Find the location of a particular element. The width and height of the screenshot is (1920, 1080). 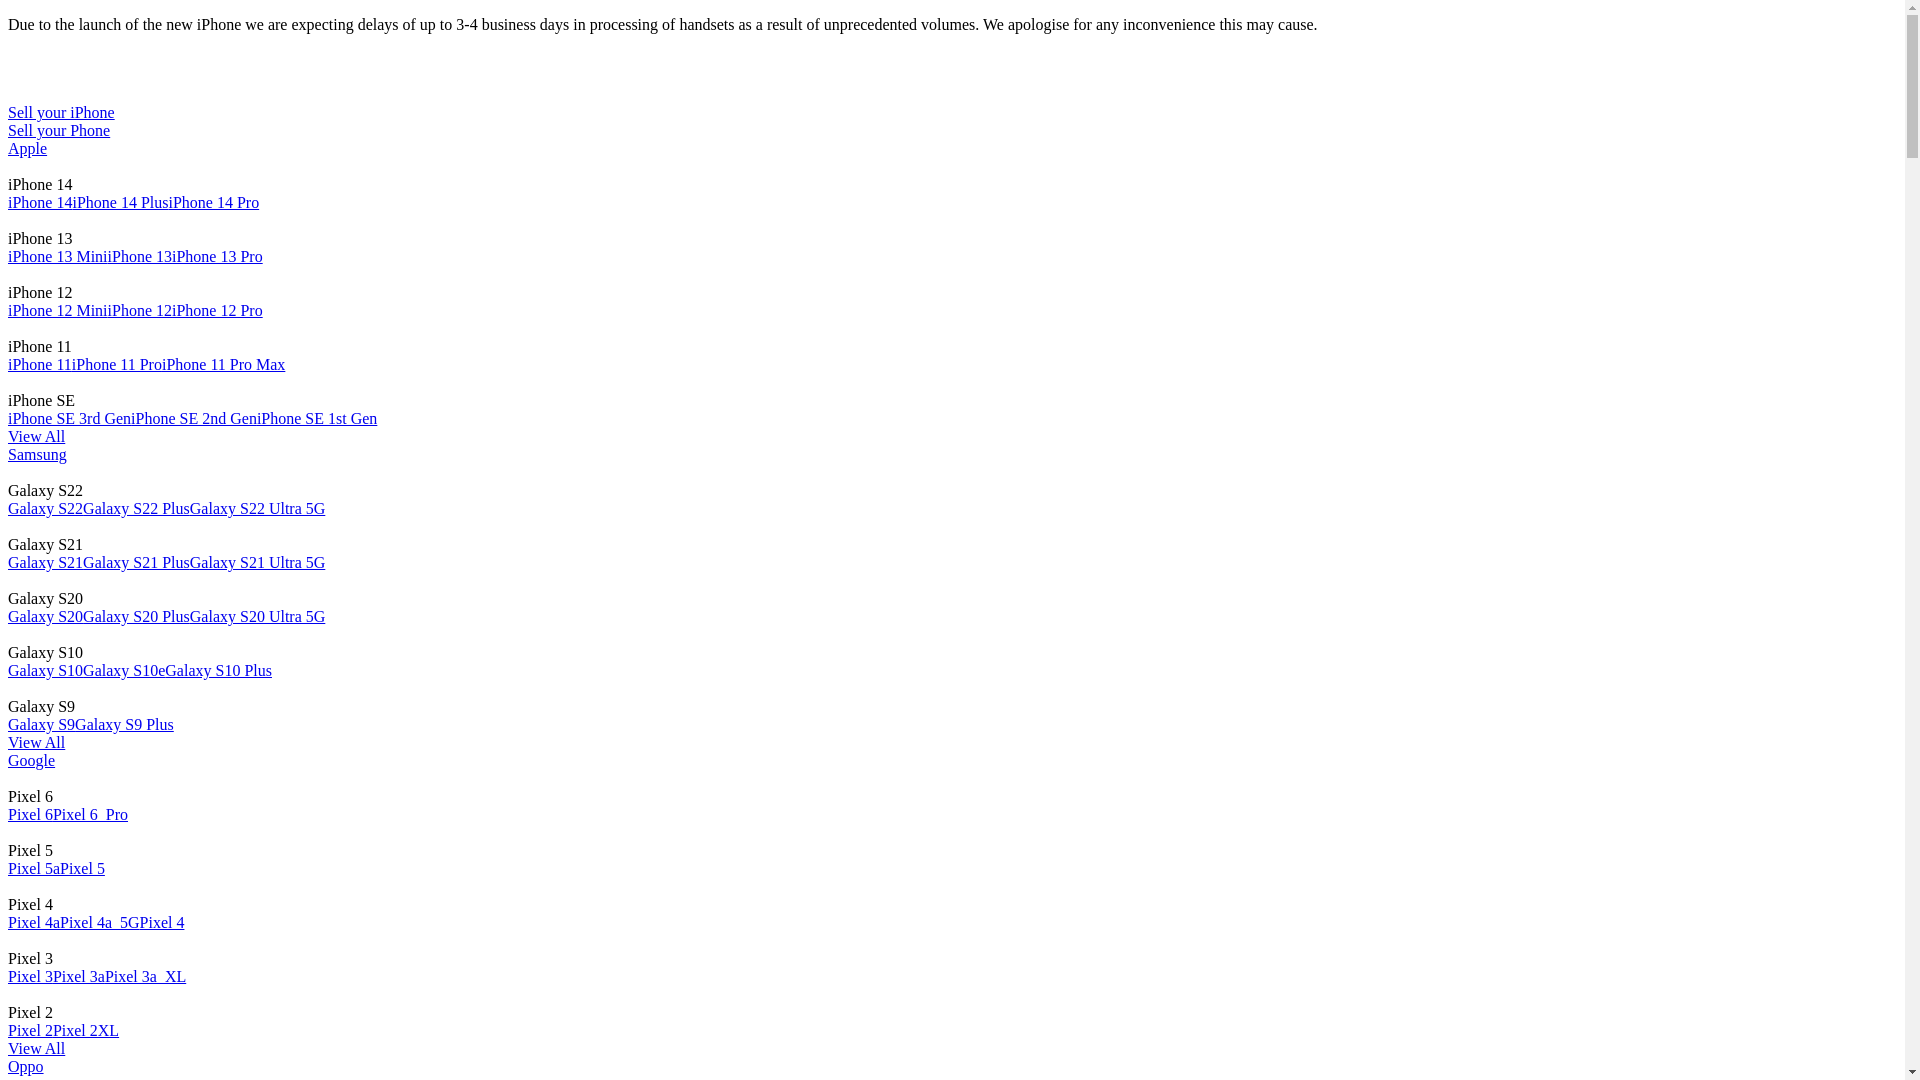

'Galaxy S10 Plus' is located at coordinates (164, 670).